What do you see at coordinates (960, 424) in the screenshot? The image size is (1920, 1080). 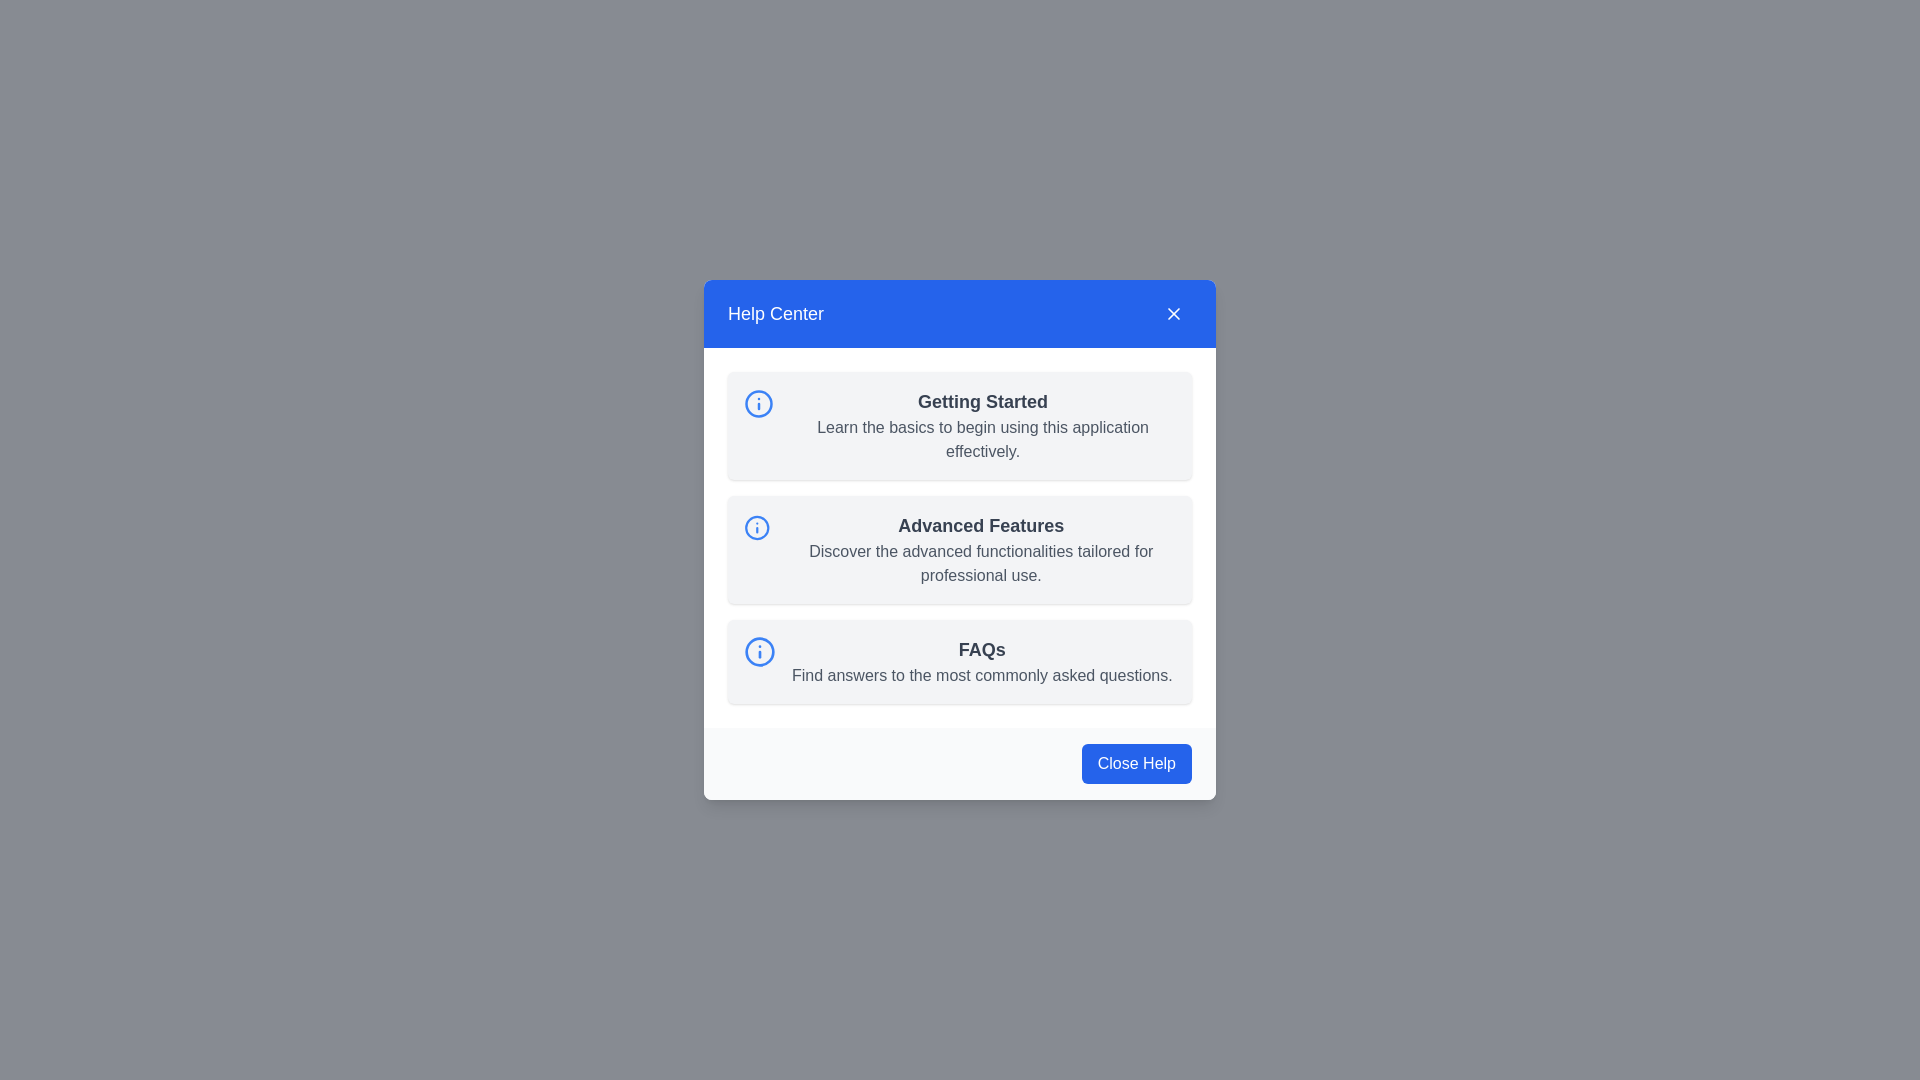 I see `the Informative Card, which is the first card in the Help Center section, providing guidance on using the application effectively` at bounding box center [960, 424].